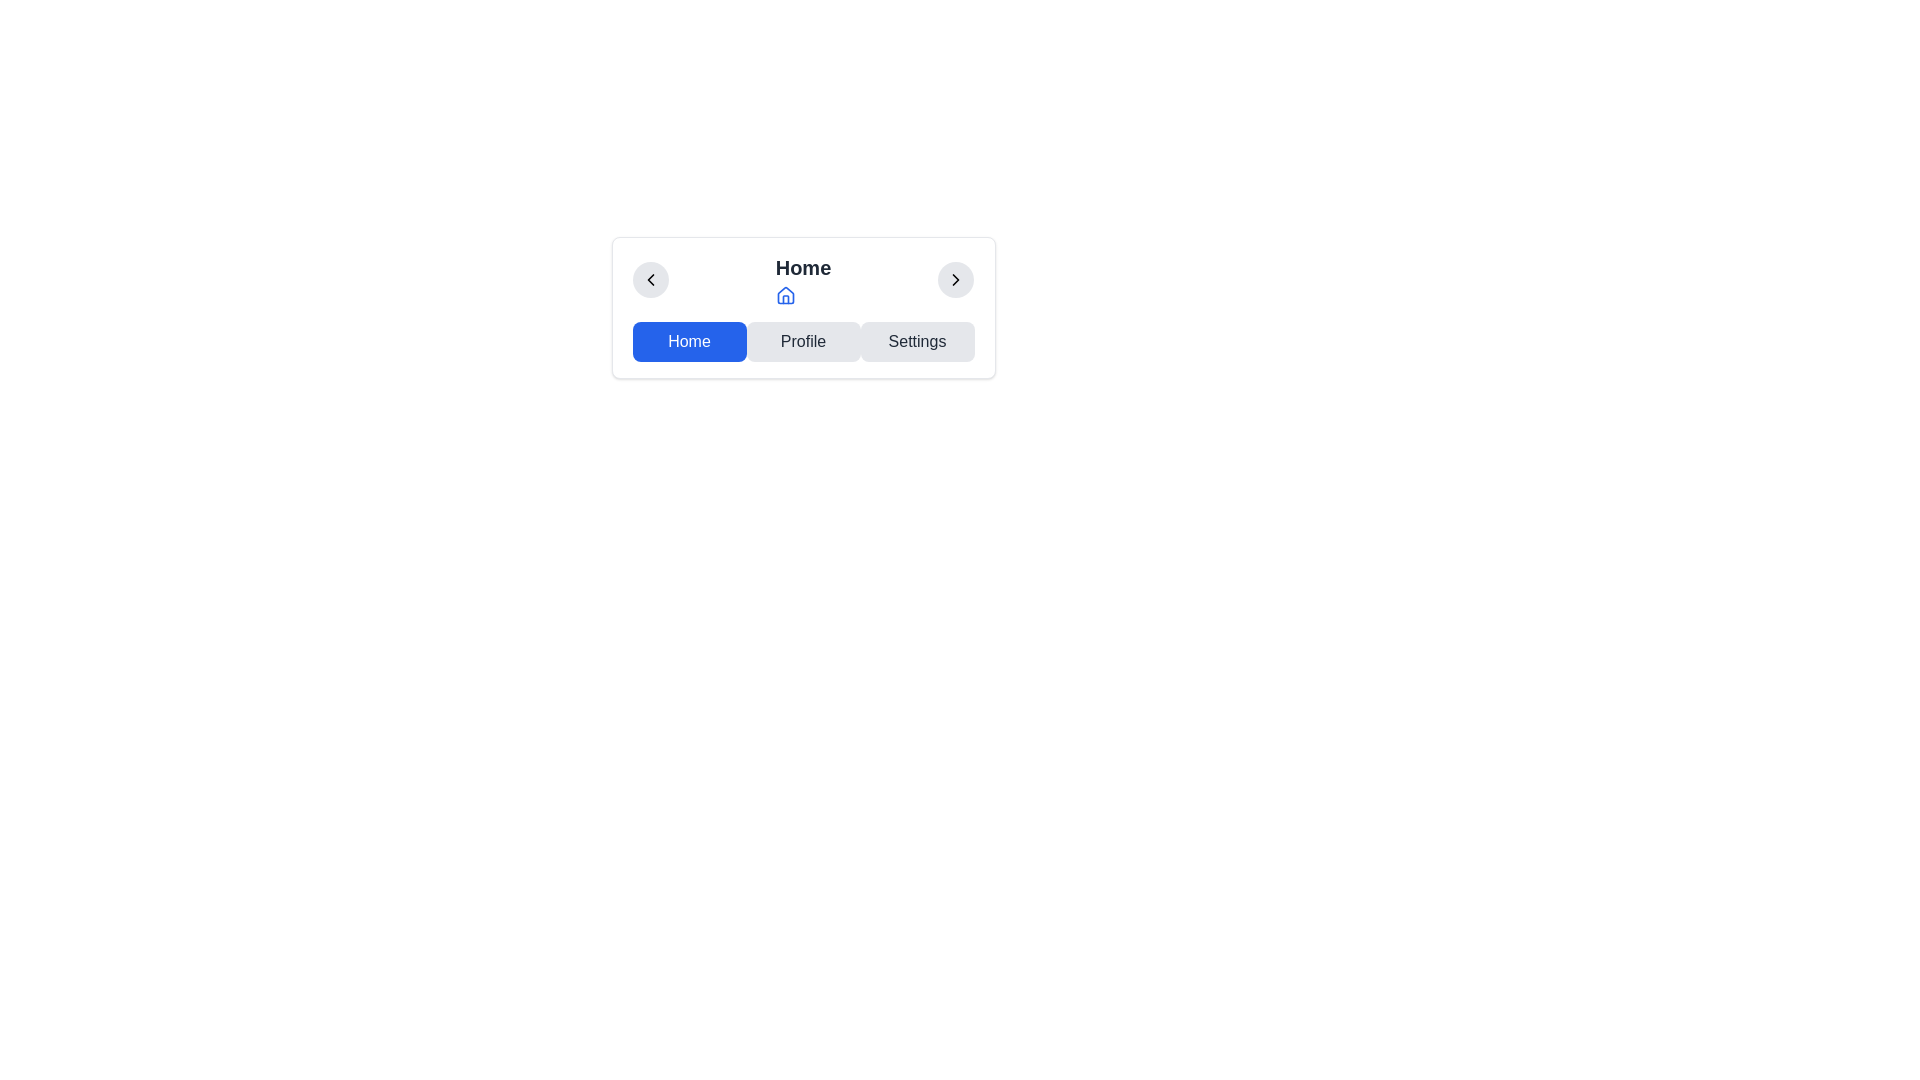  I want to click on the settings button located at the far right of the row of three buttons, so click(916, 341).